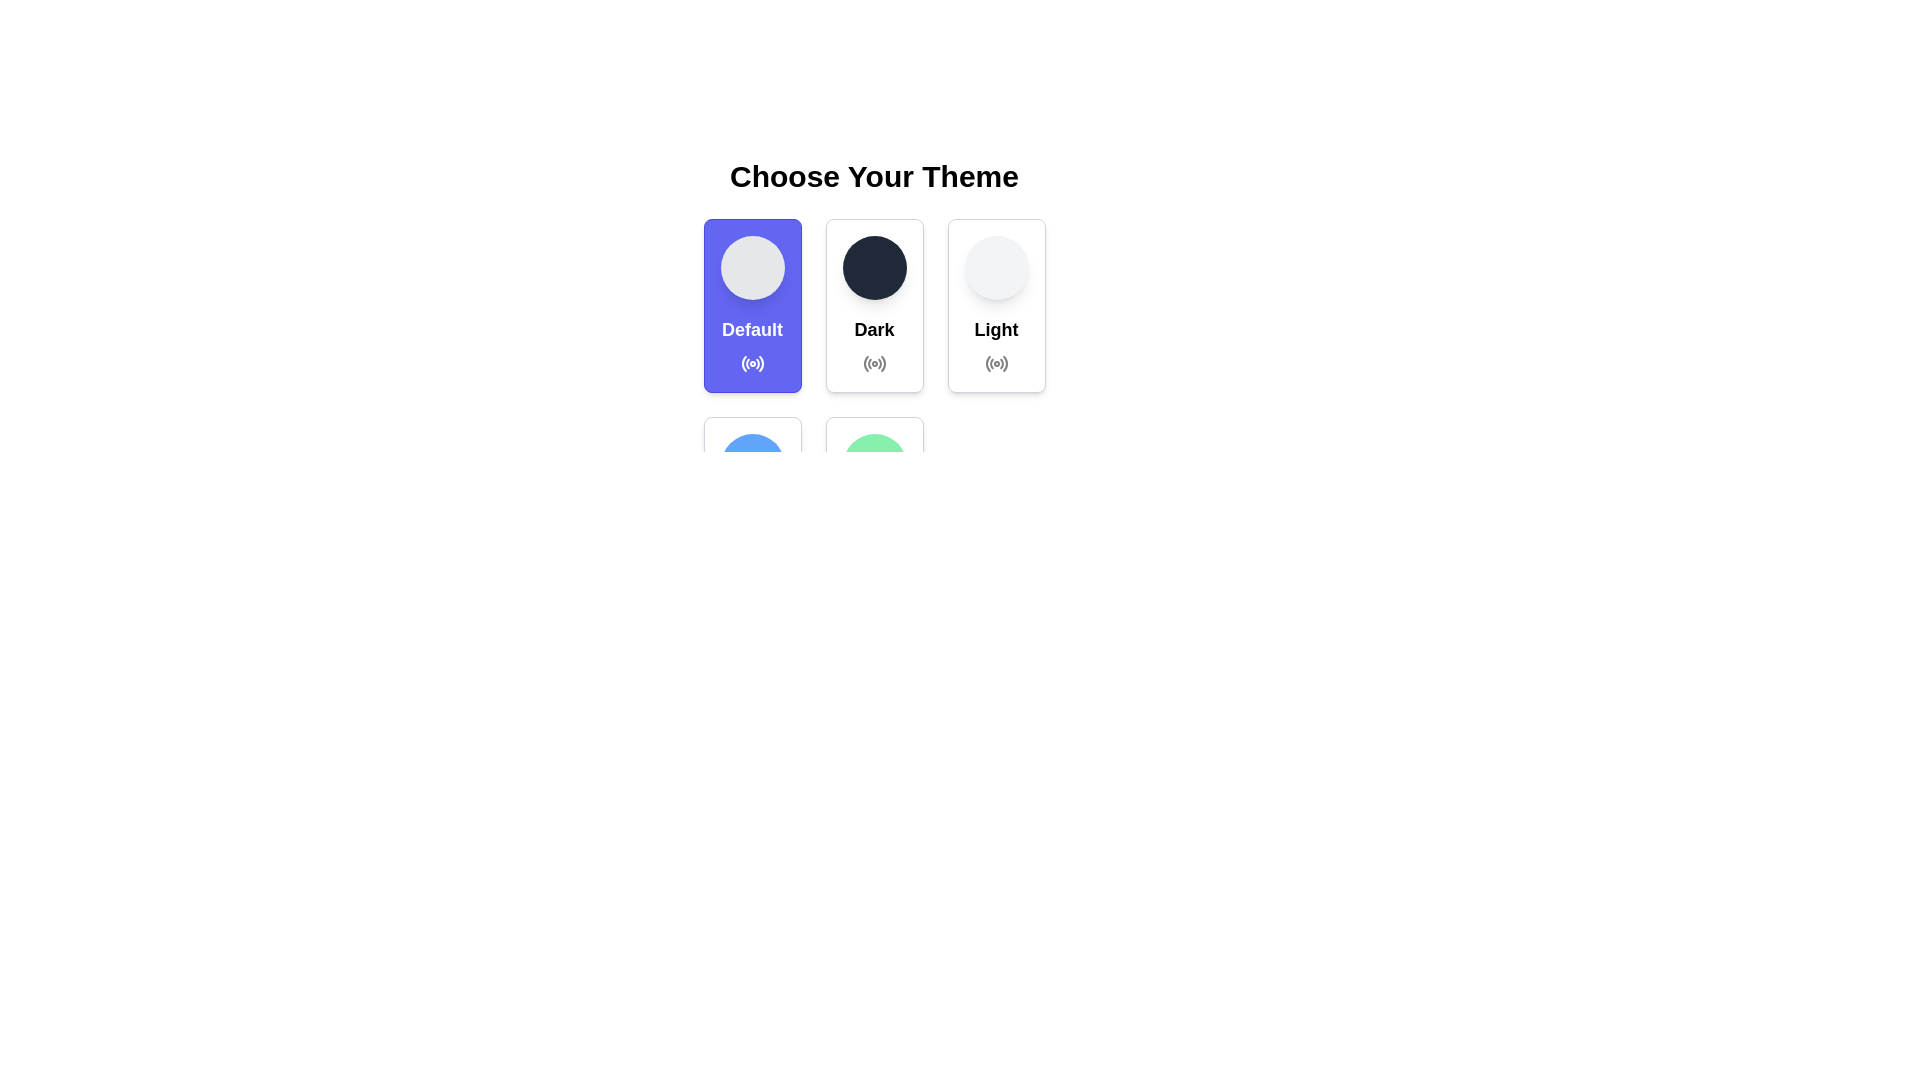  What do you see at coordinates (996, 305) in the screenshot?
I see `the 'Light' selectable card` at bounding box center [996, 305].